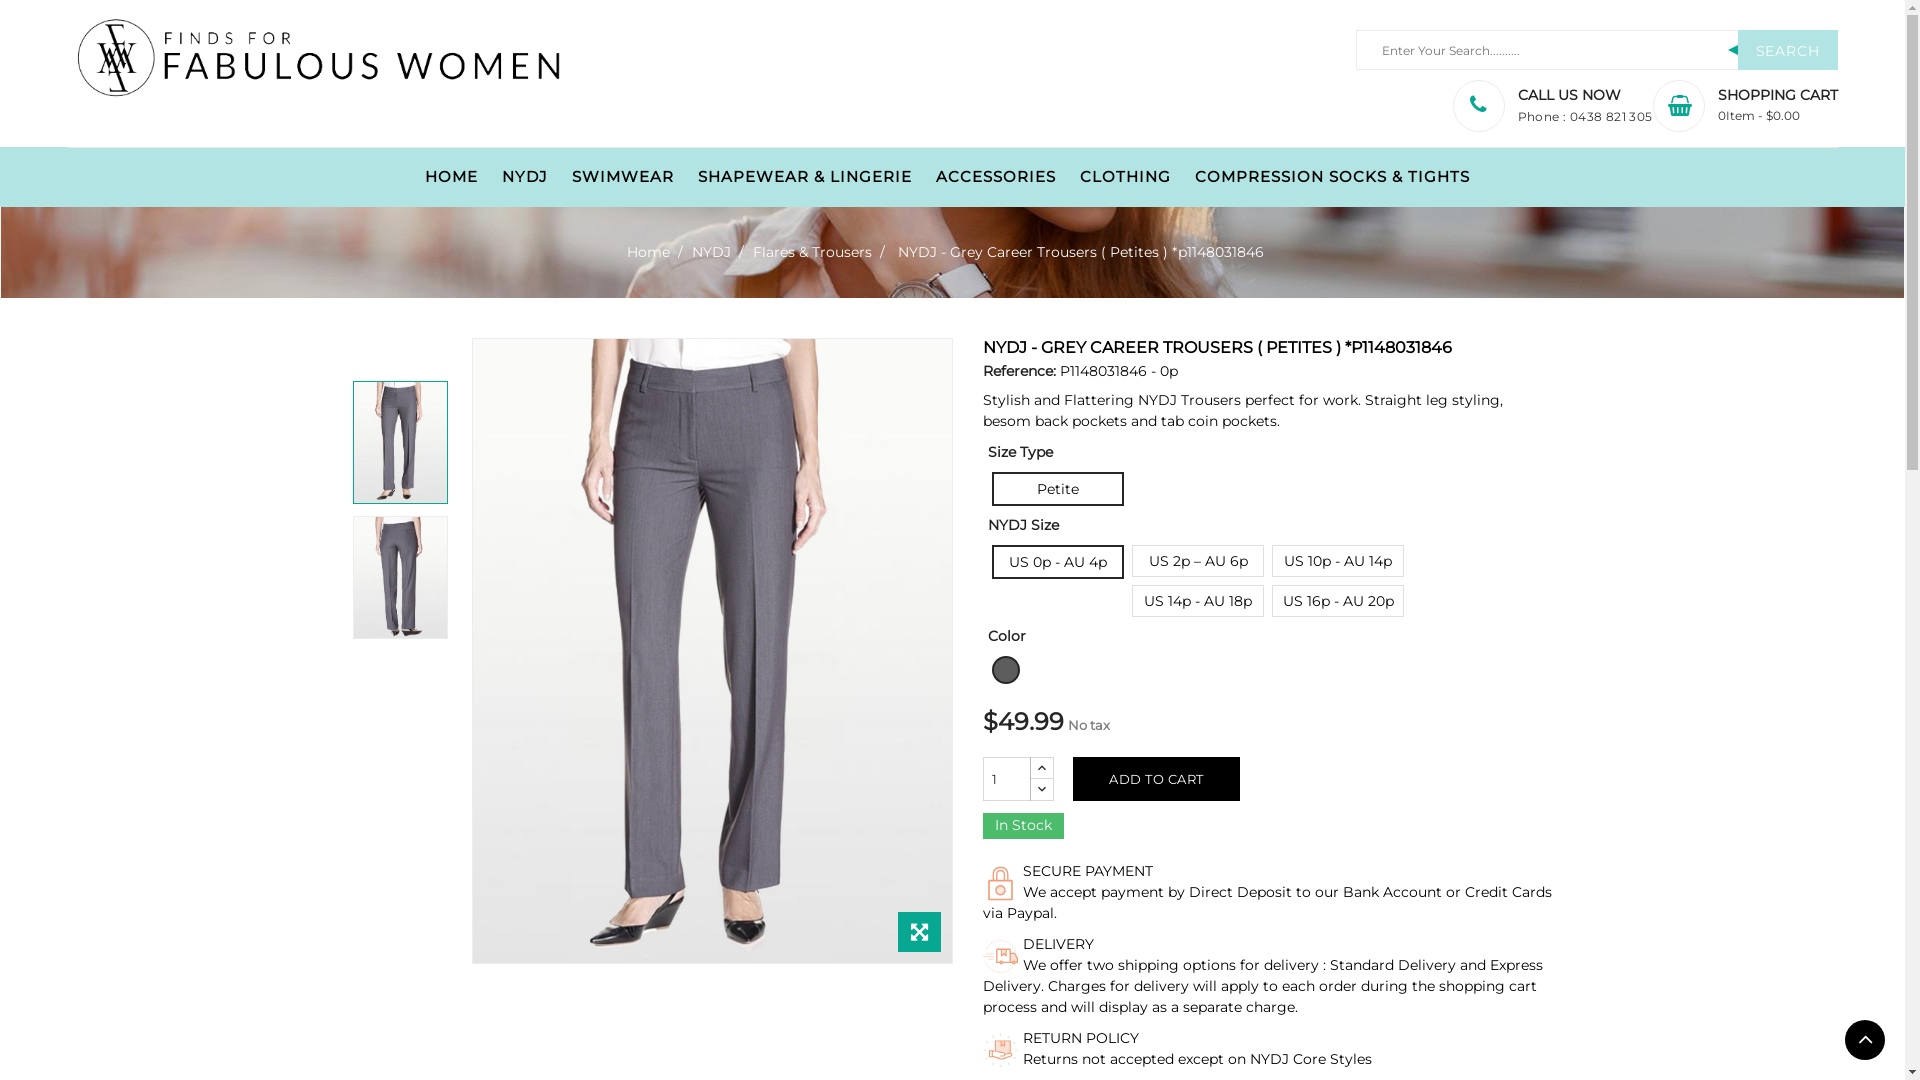 The width and height of the screenshot is (1920, 1080). I want to click on 'SEARCH', so click(1787, 49).